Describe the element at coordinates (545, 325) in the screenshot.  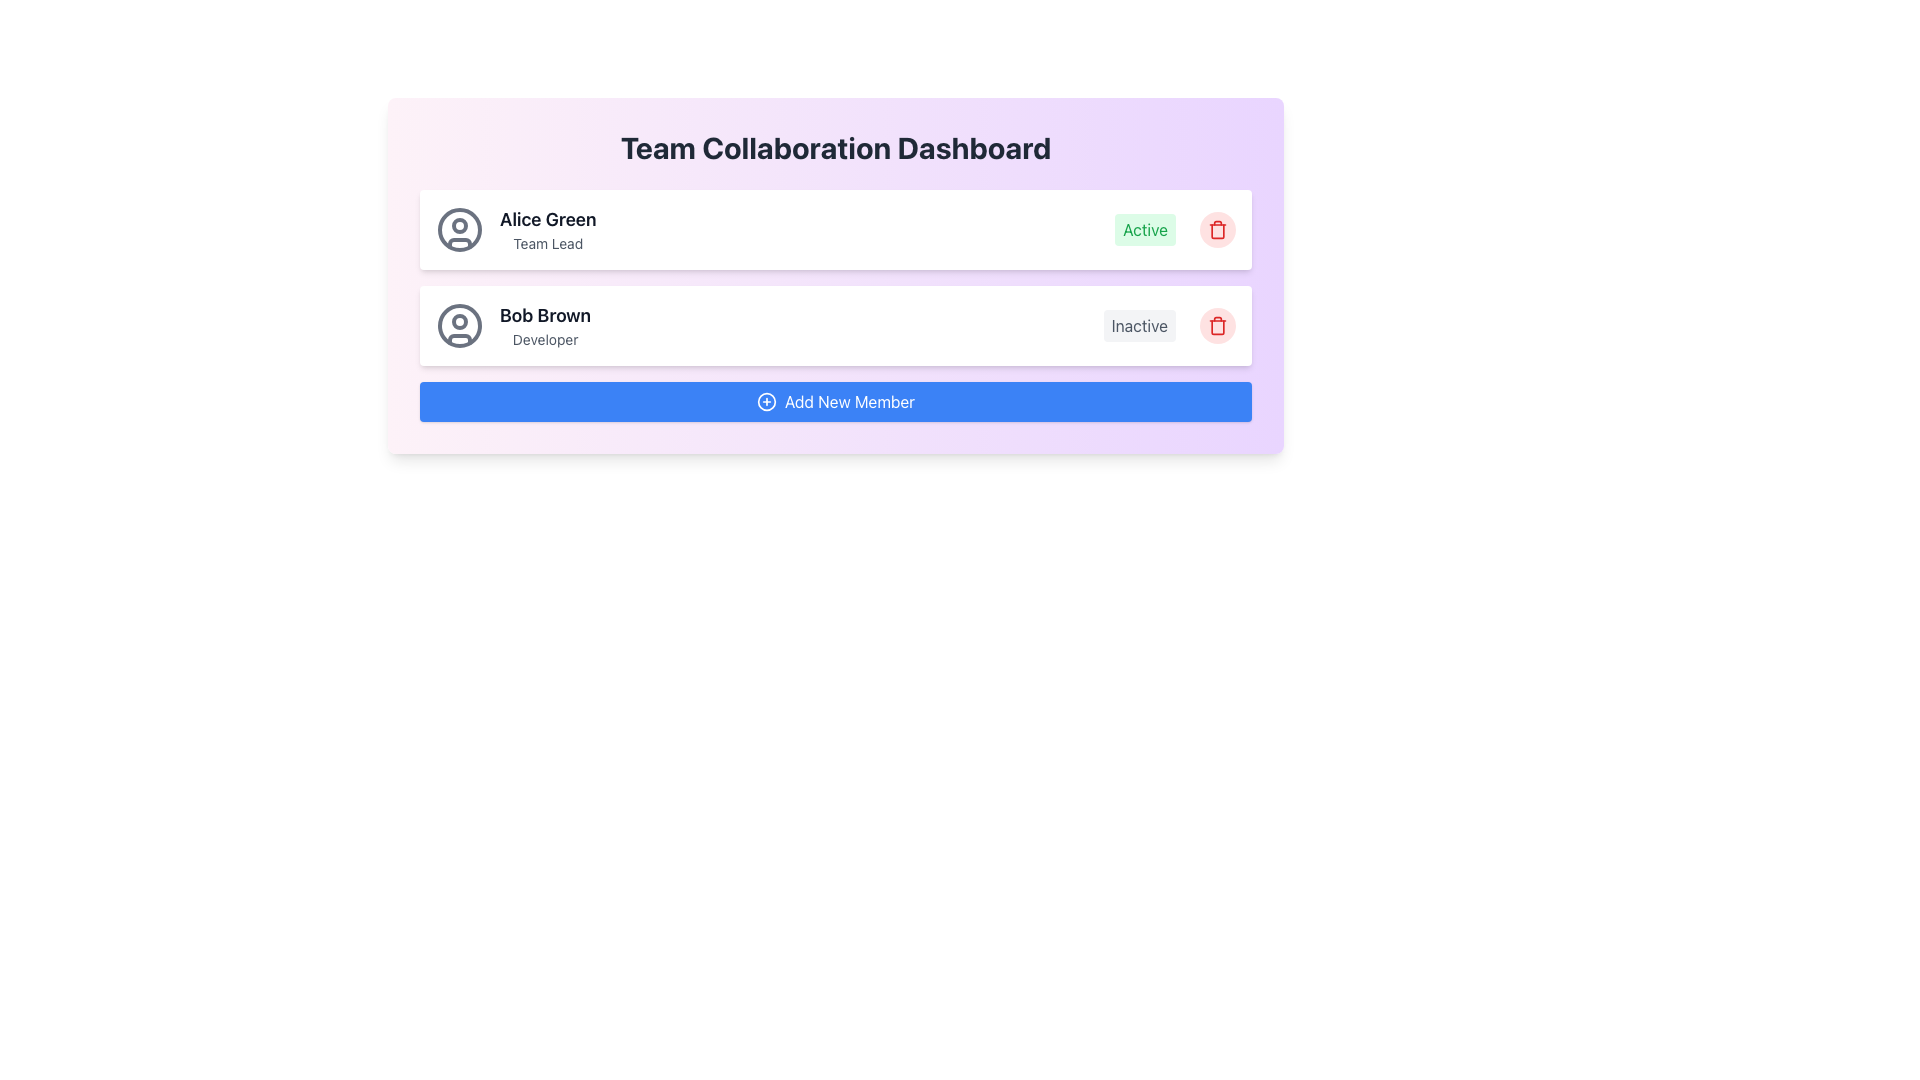
I see `the text label displaying 'Bob Brown' and 'Developer' in a light-colored box, which is the second item in the user list` at that location.